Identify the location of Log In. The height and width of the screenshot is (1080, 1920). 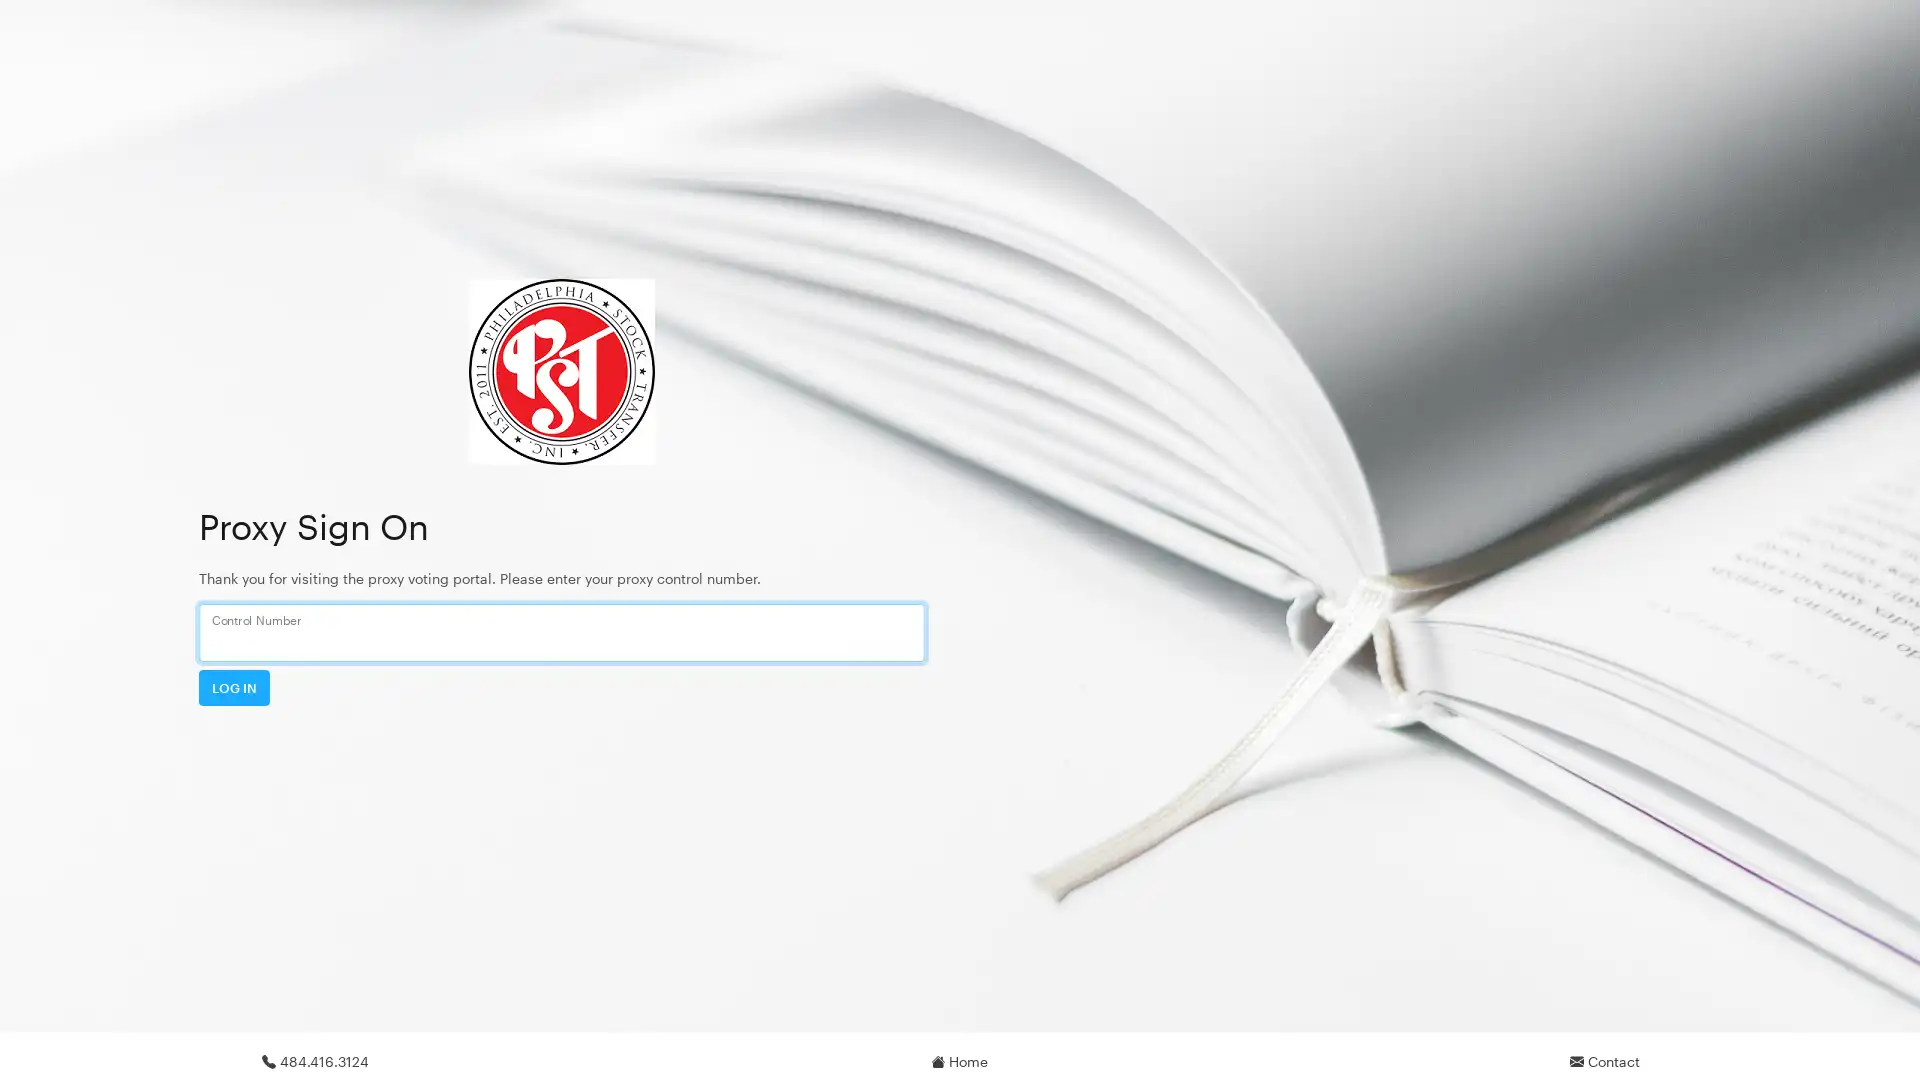
(234, 686).